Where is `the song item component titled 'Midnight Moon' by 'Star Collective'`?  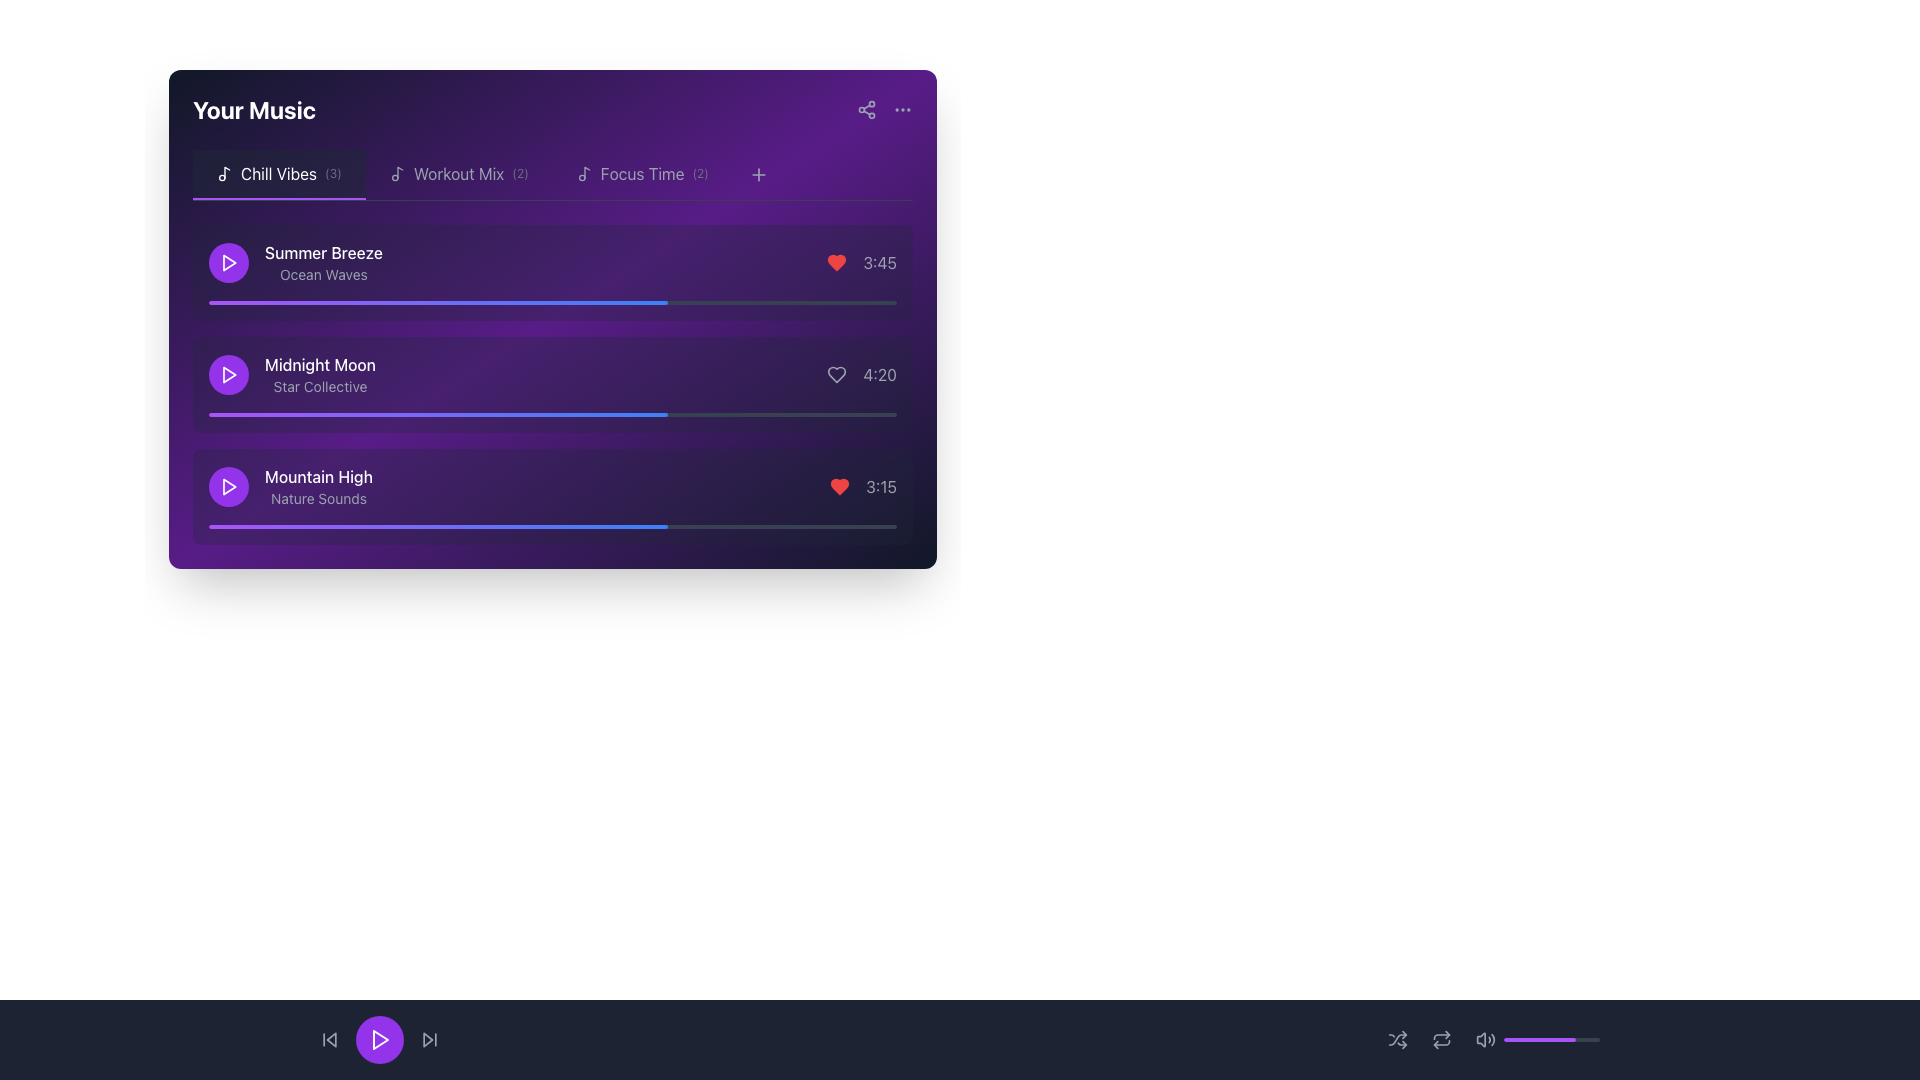
the song item component titled 'Midnight Moon' by 'Star Collective' is located at coordinates (552, 385).